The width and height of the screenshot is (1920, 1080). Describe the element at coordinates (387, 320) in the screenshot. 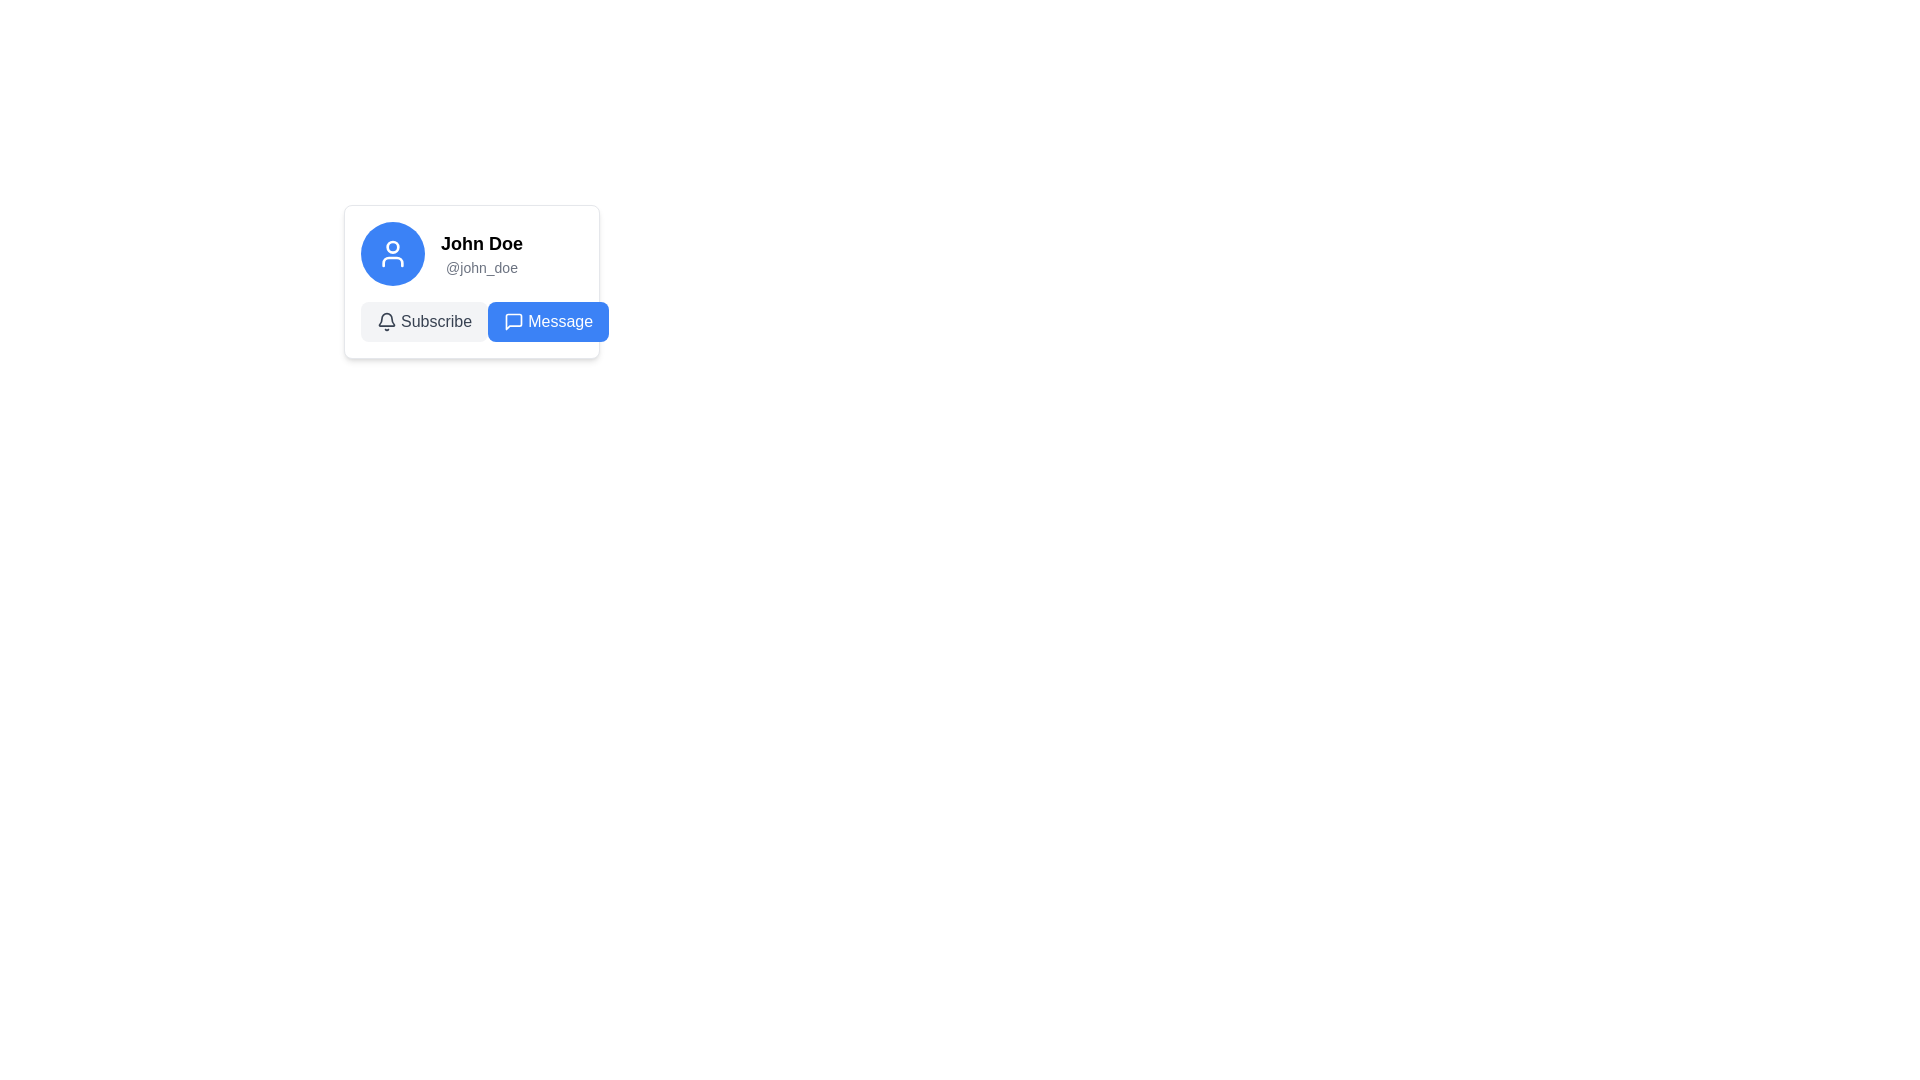

I see `the notification icon located to the left of the 'Subscribe' text in the bottom-left corner of the user card` at that location.